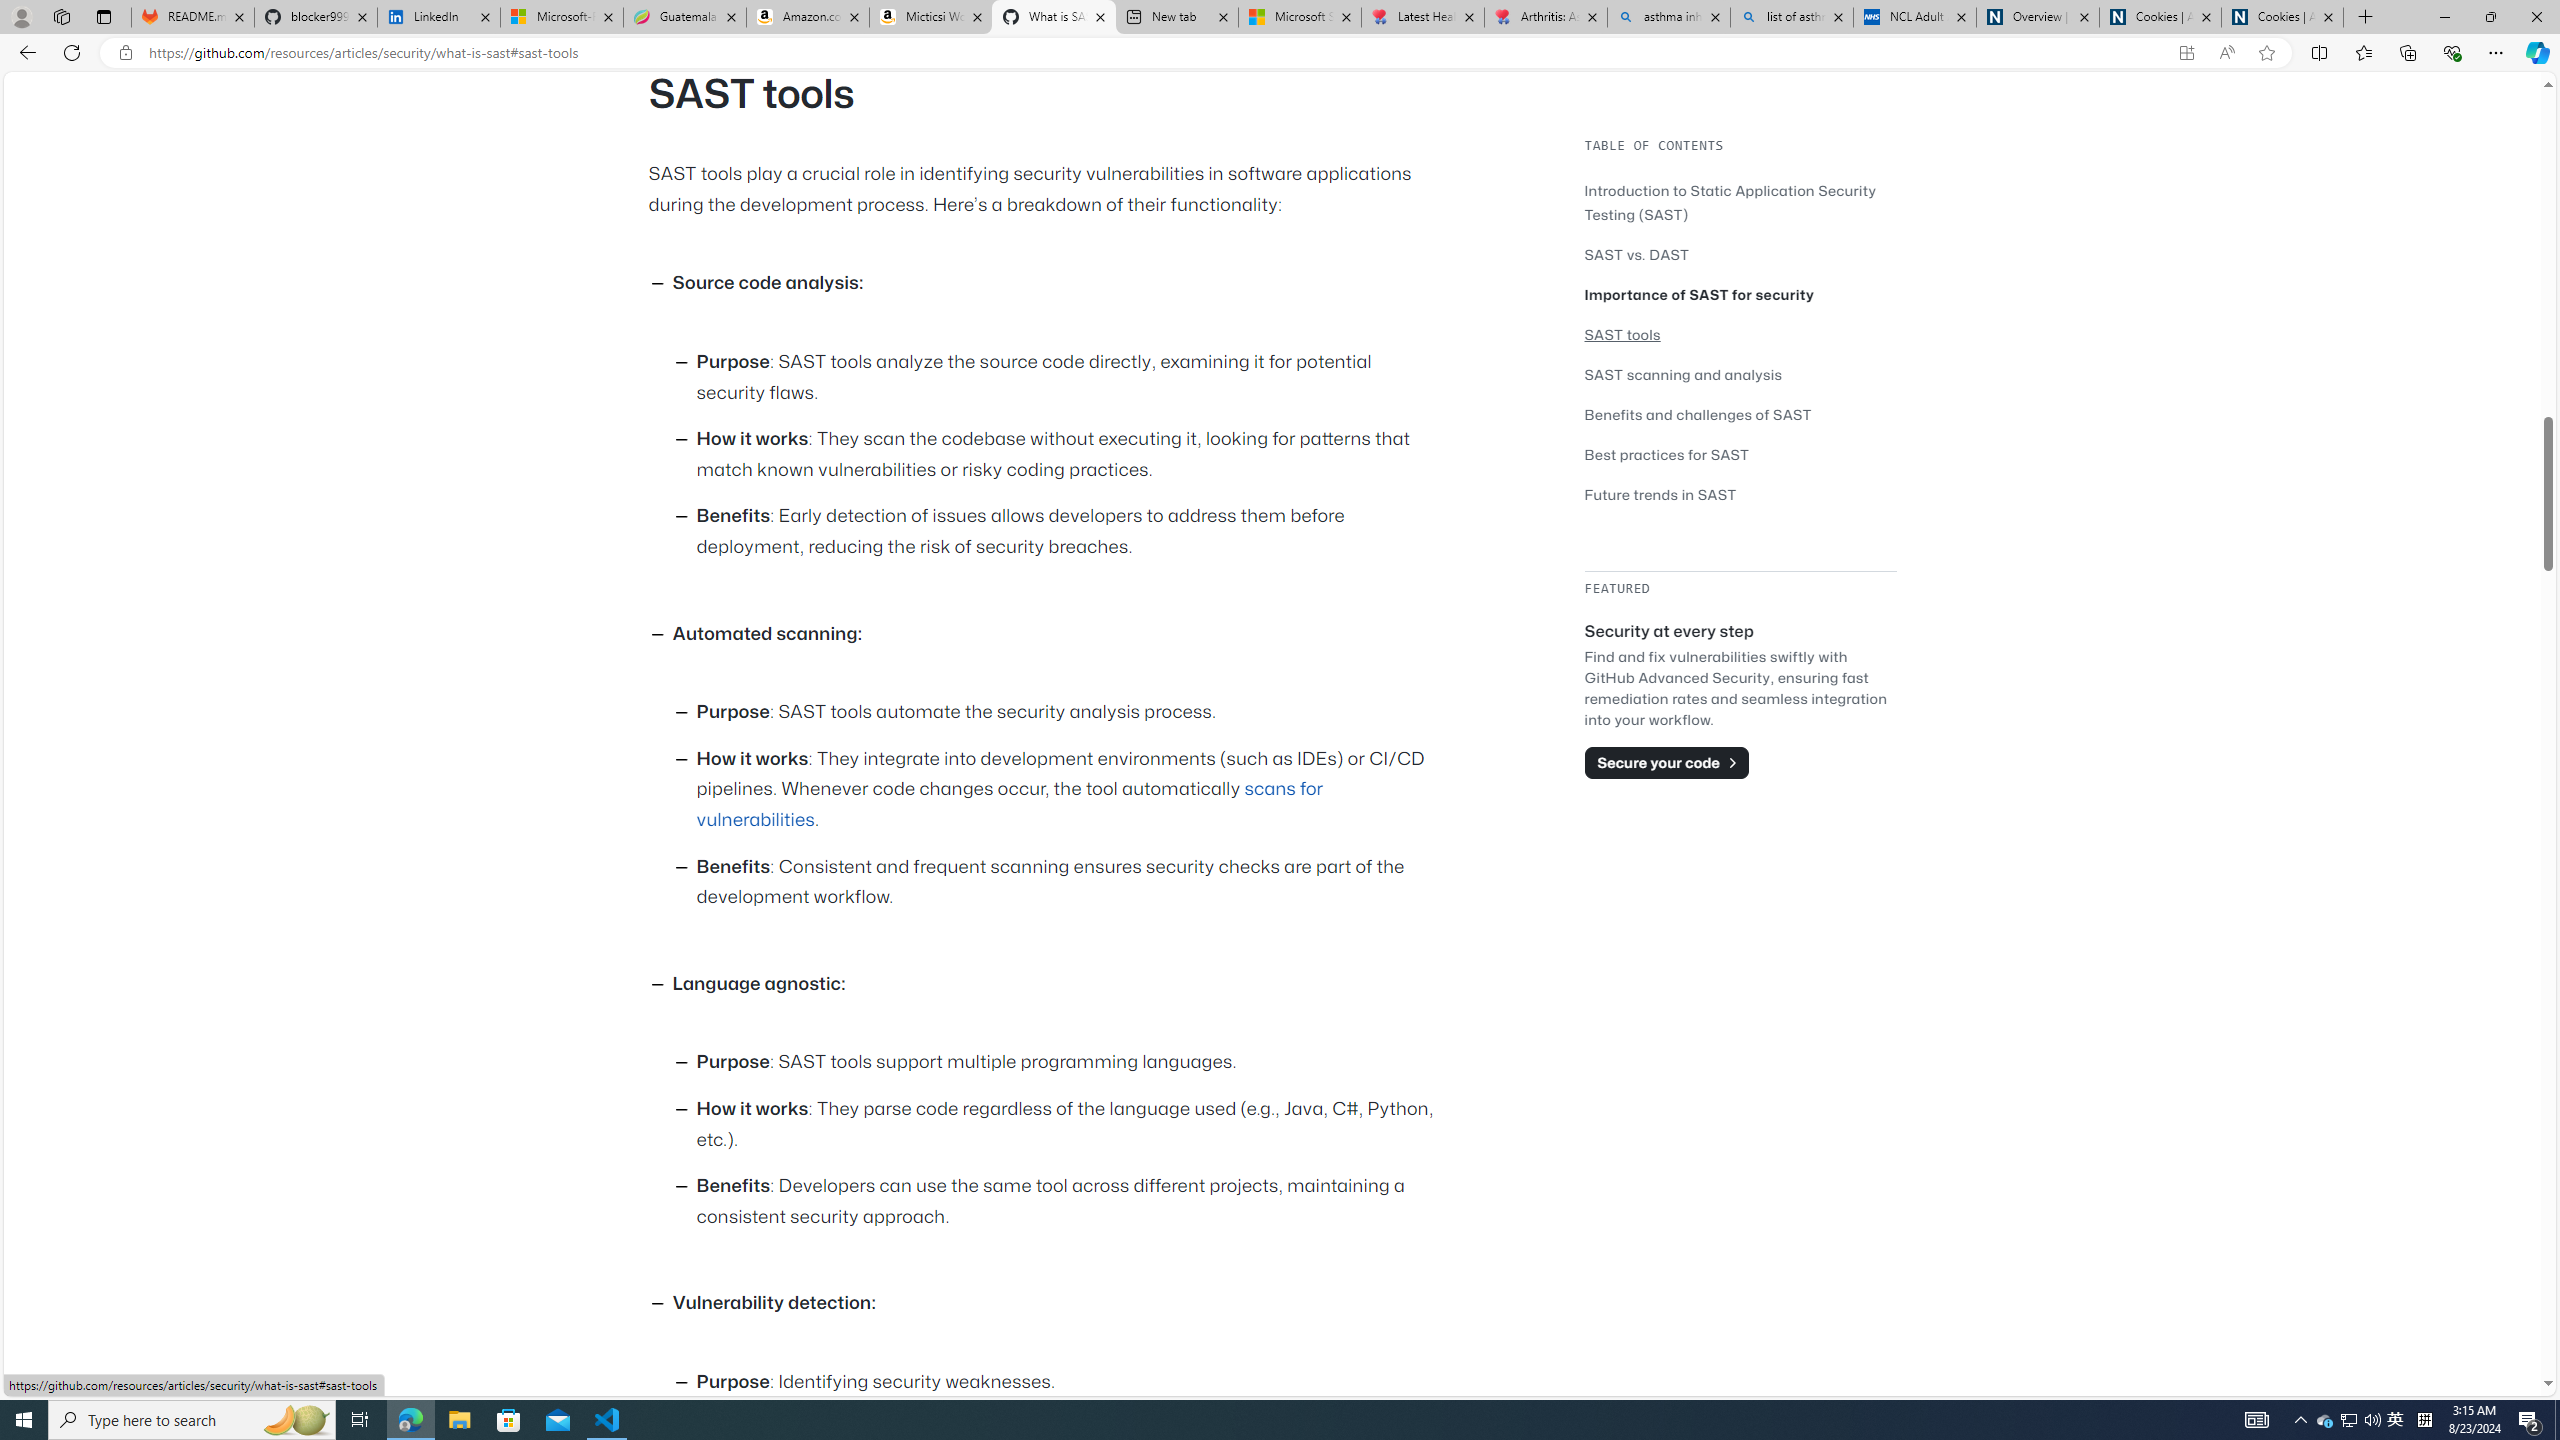 This screenshot has width=2560, height=1440. I want to click on 'Benefits and challenges of SAST', so click(1697, 413).